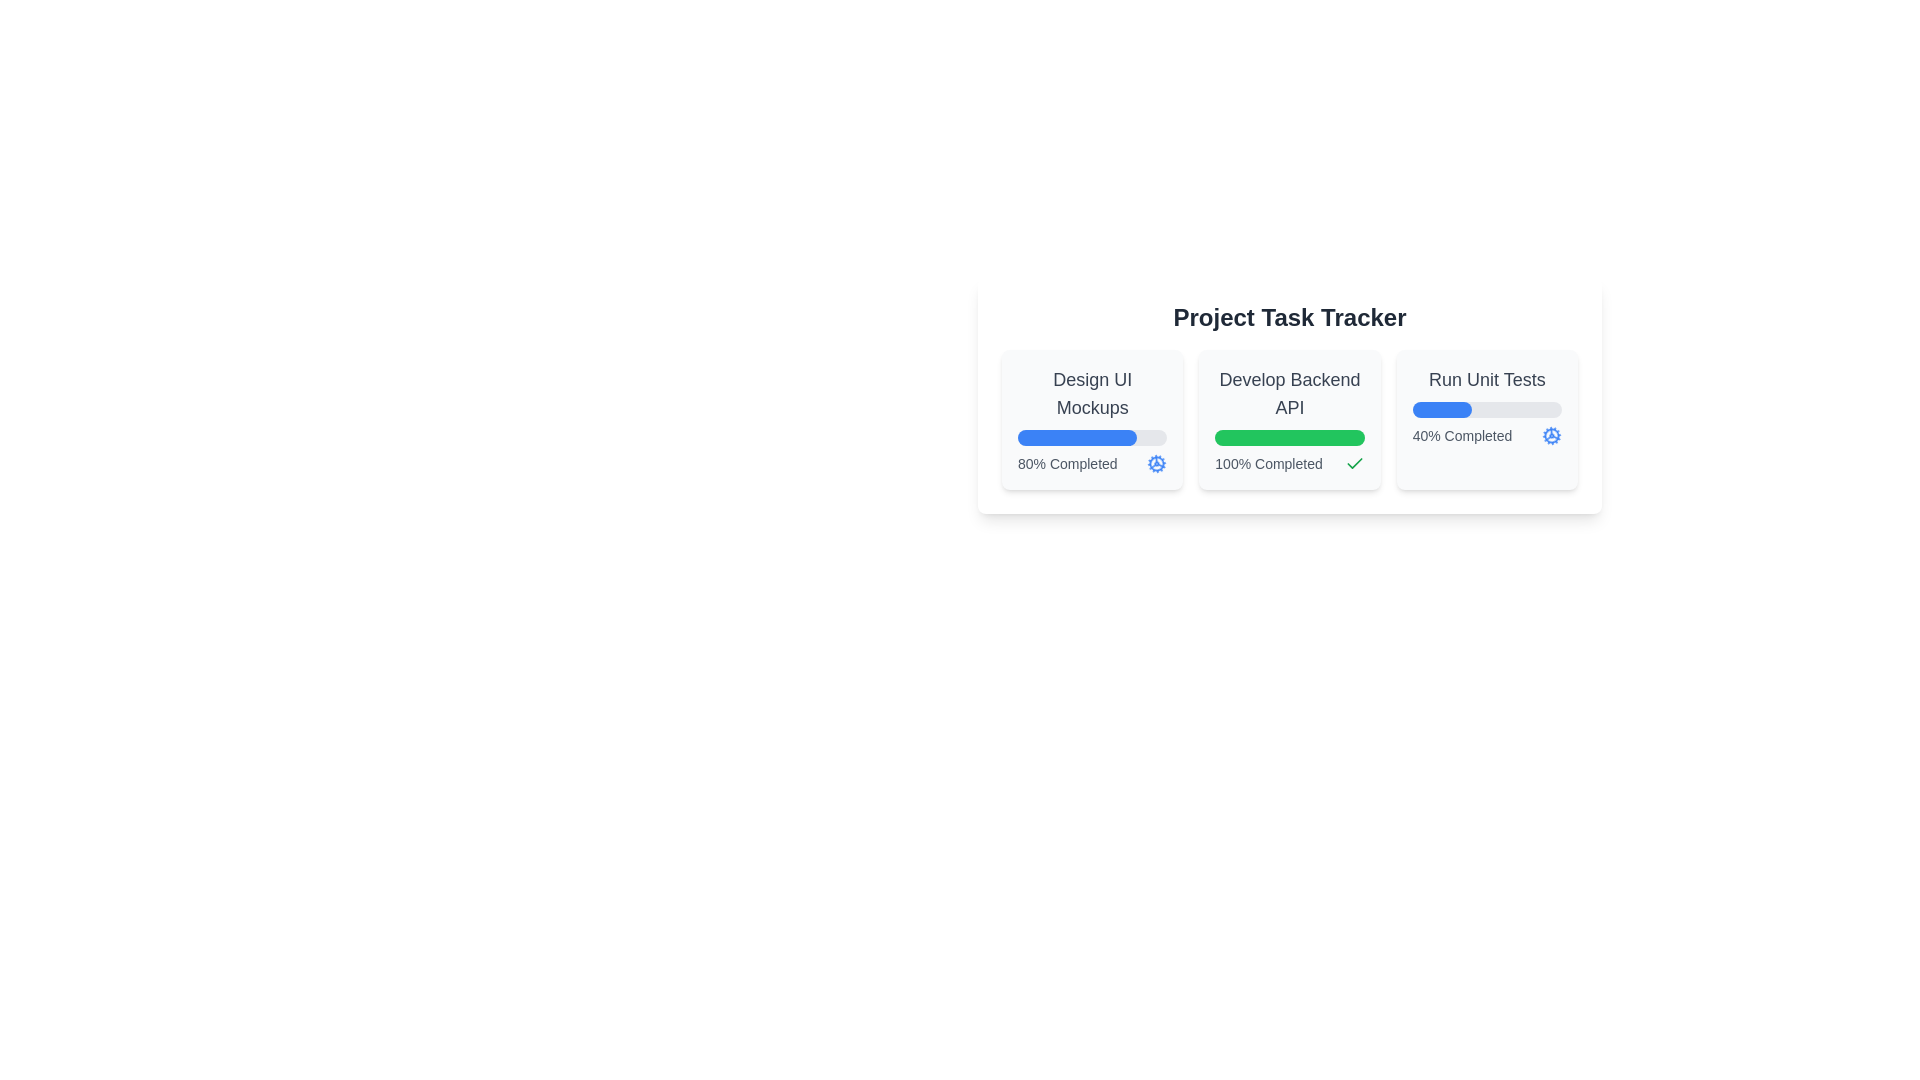  What do you see at coordinates (1354, 463) in the screenshot?
I see `the green checkmark icon with a red border located to the right of the '100% Completed' label in the 'Develop Backend API' card` at bounding box center [1354, 463].